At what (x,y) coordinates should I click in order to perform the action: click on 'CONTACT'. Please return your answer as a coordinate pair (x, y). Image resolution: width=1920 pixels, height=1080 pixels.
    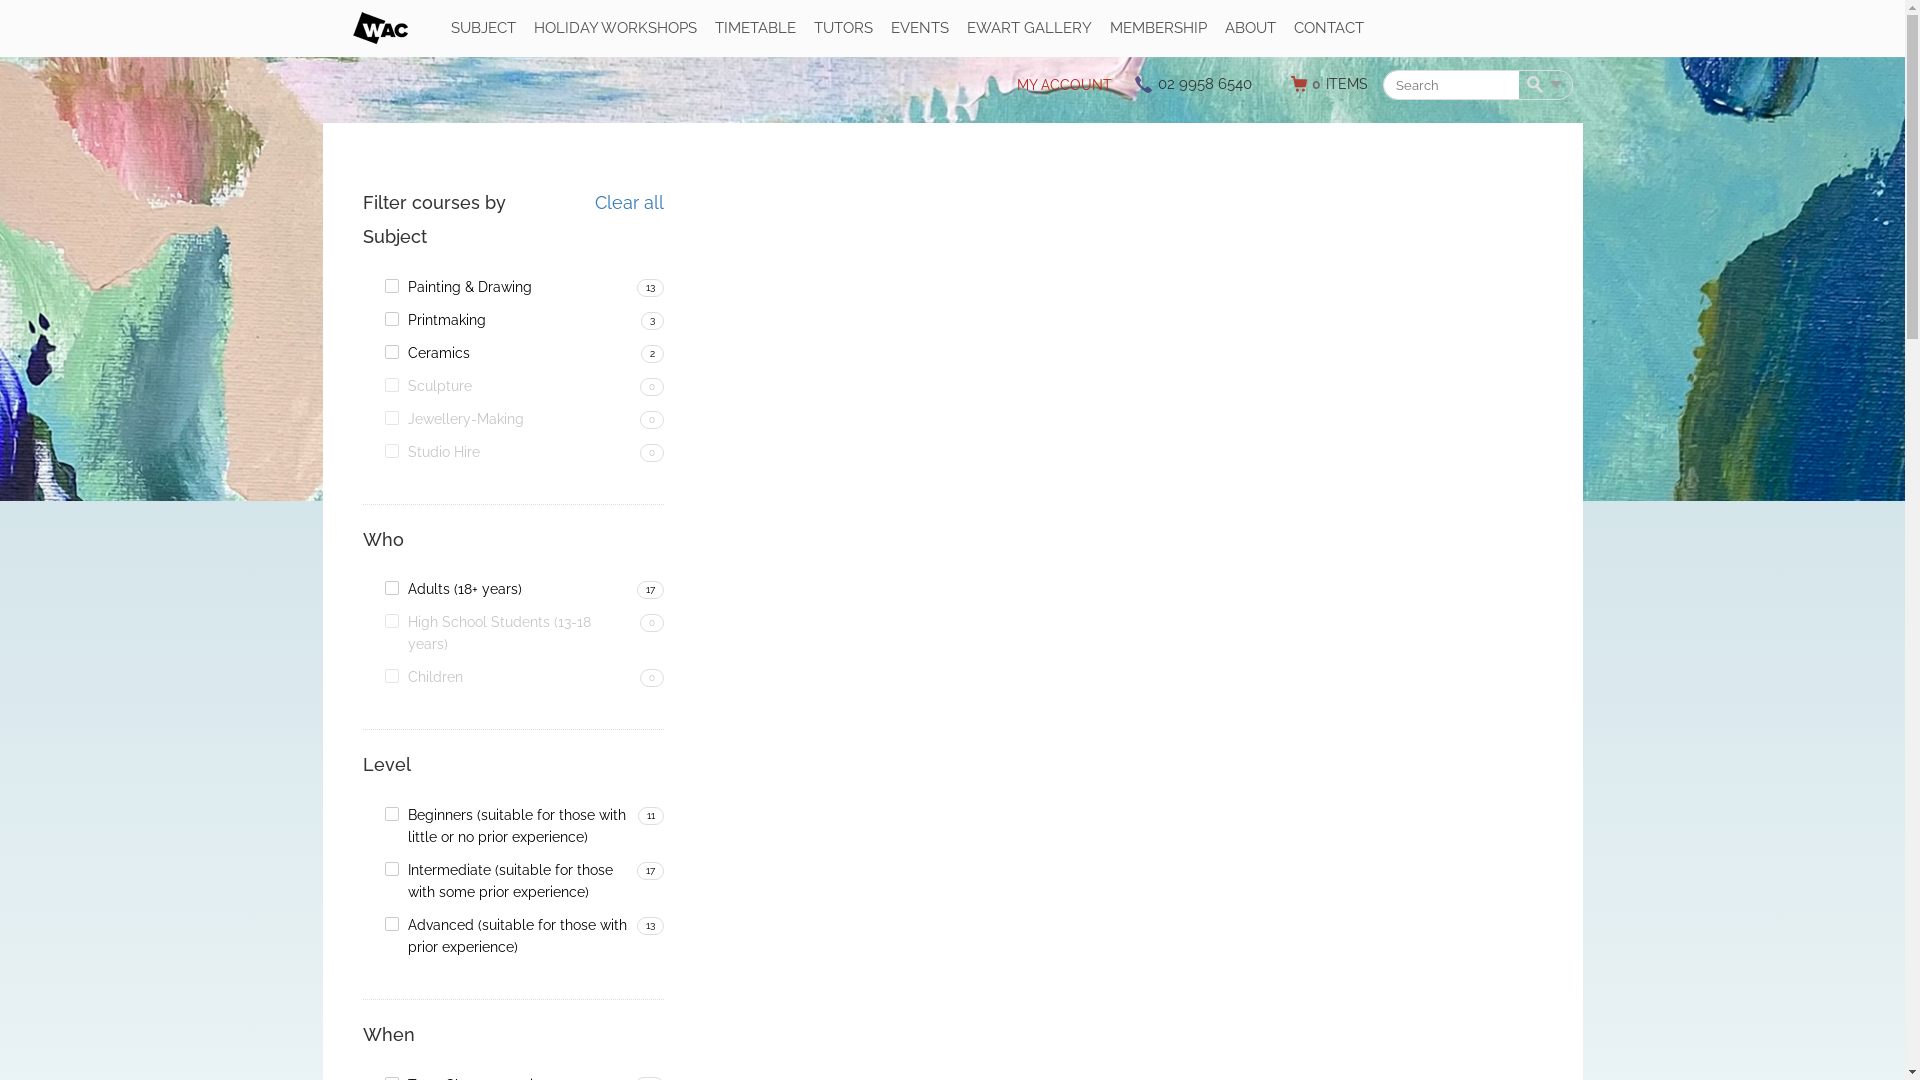
    Looking at the image, I should click on (1329, 27).